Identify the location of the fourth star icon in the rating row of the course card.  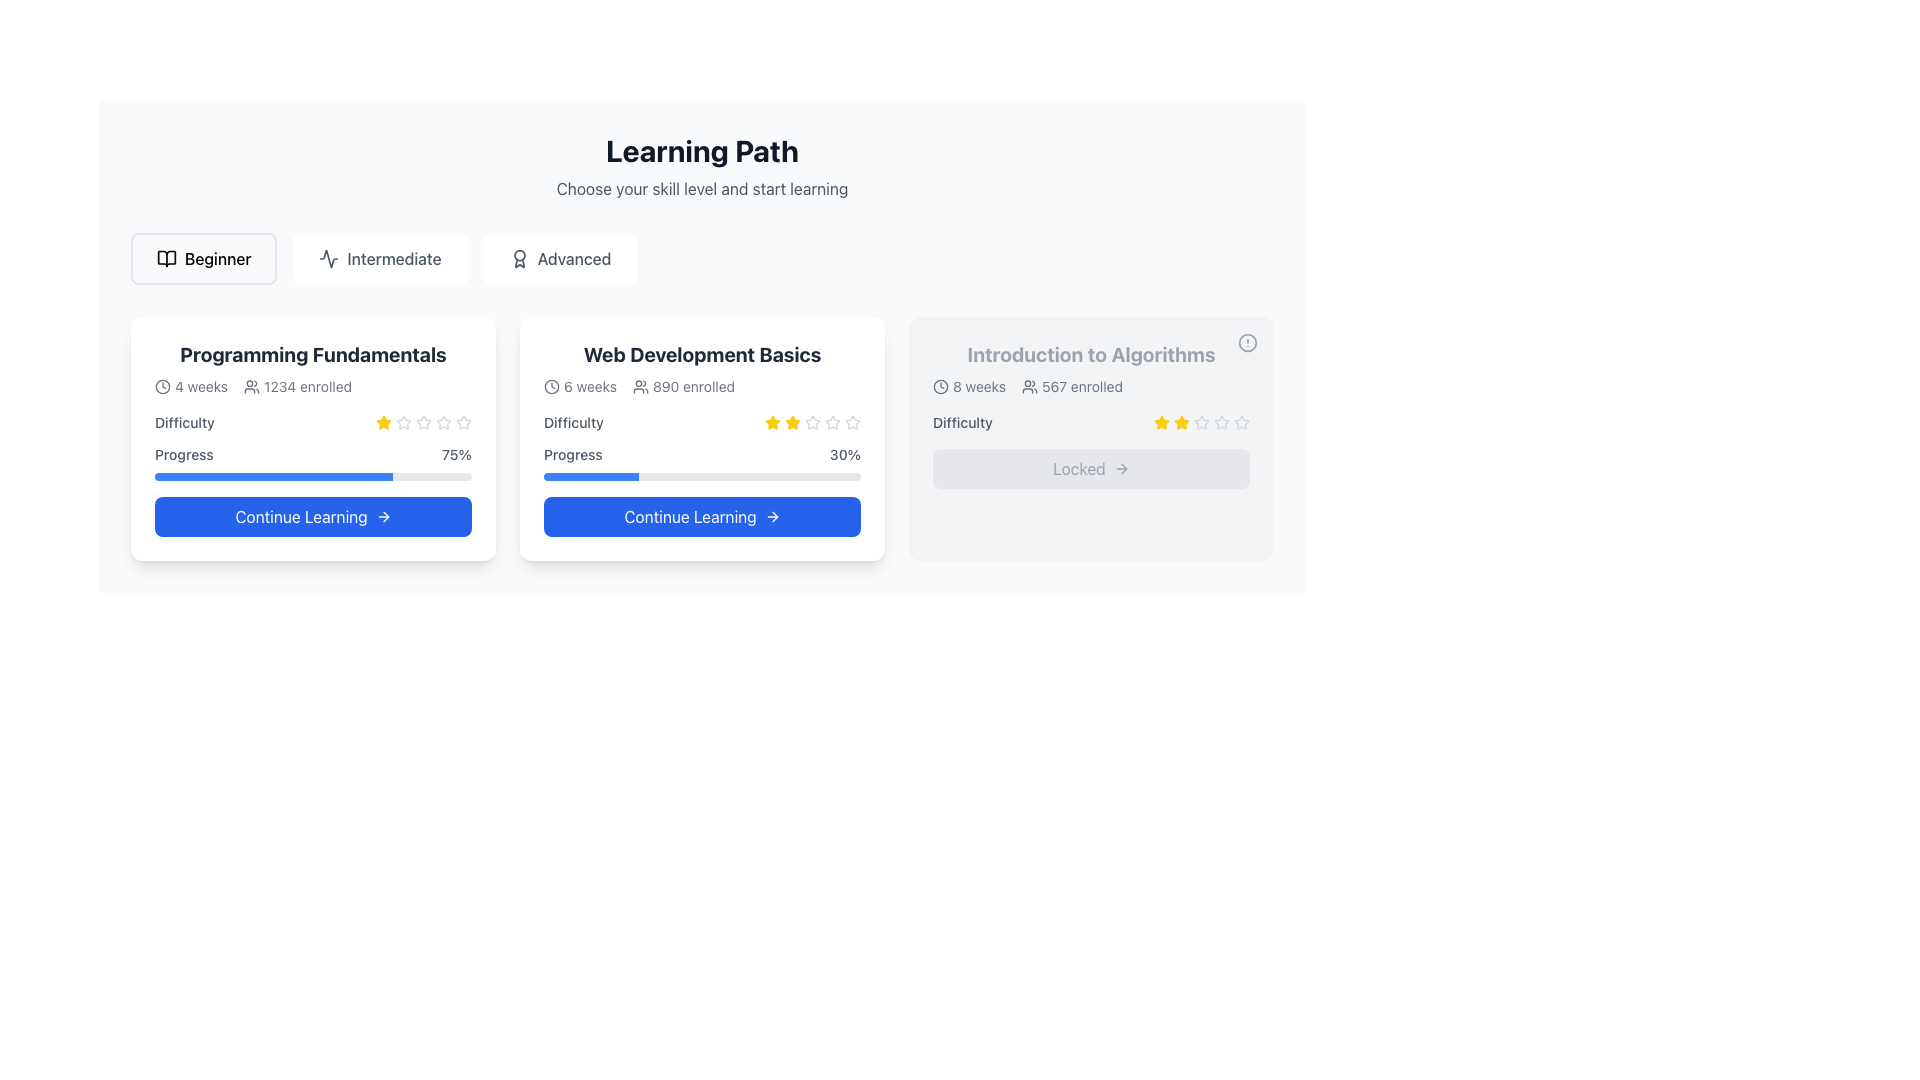
(422, 422).